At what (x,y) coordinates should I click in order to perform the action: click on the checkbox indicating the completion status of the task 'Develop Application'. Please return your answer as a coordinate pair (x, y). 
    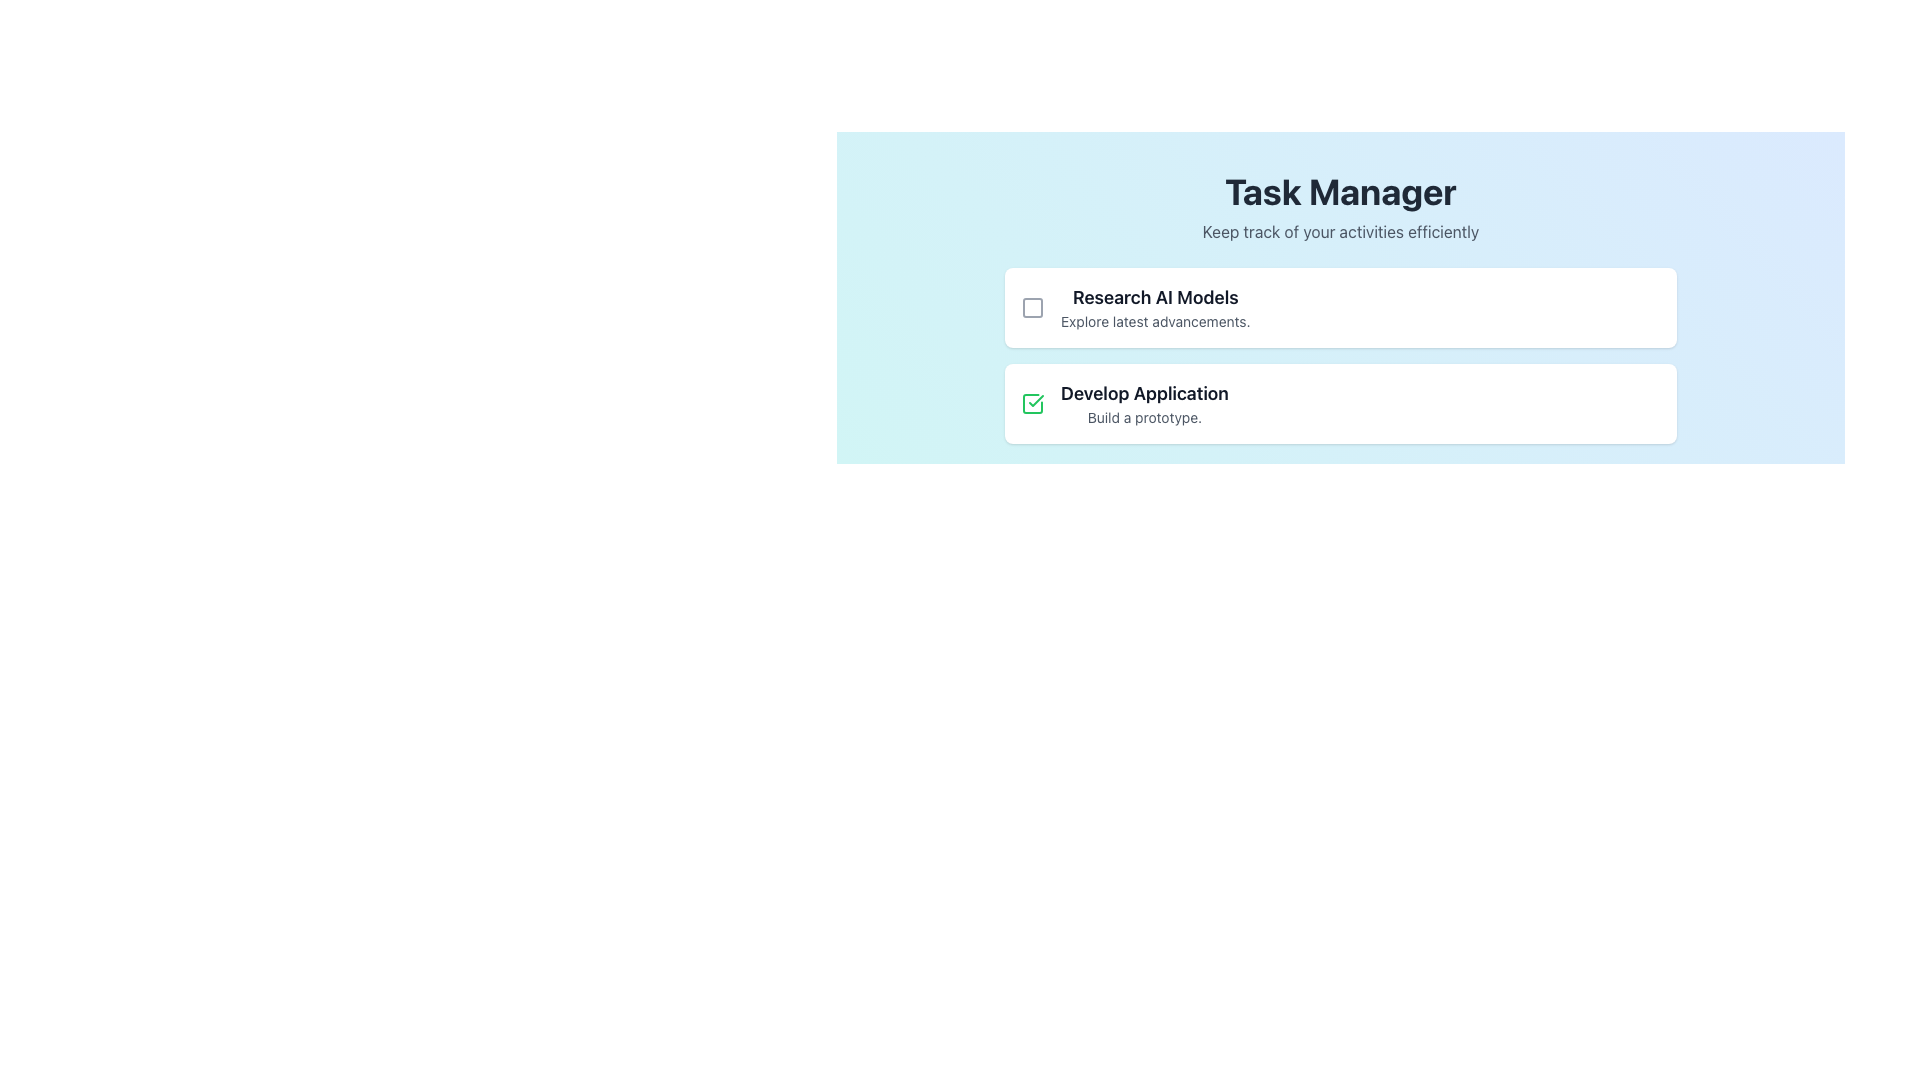
    Looking at the image, I should click on (1032, 404).